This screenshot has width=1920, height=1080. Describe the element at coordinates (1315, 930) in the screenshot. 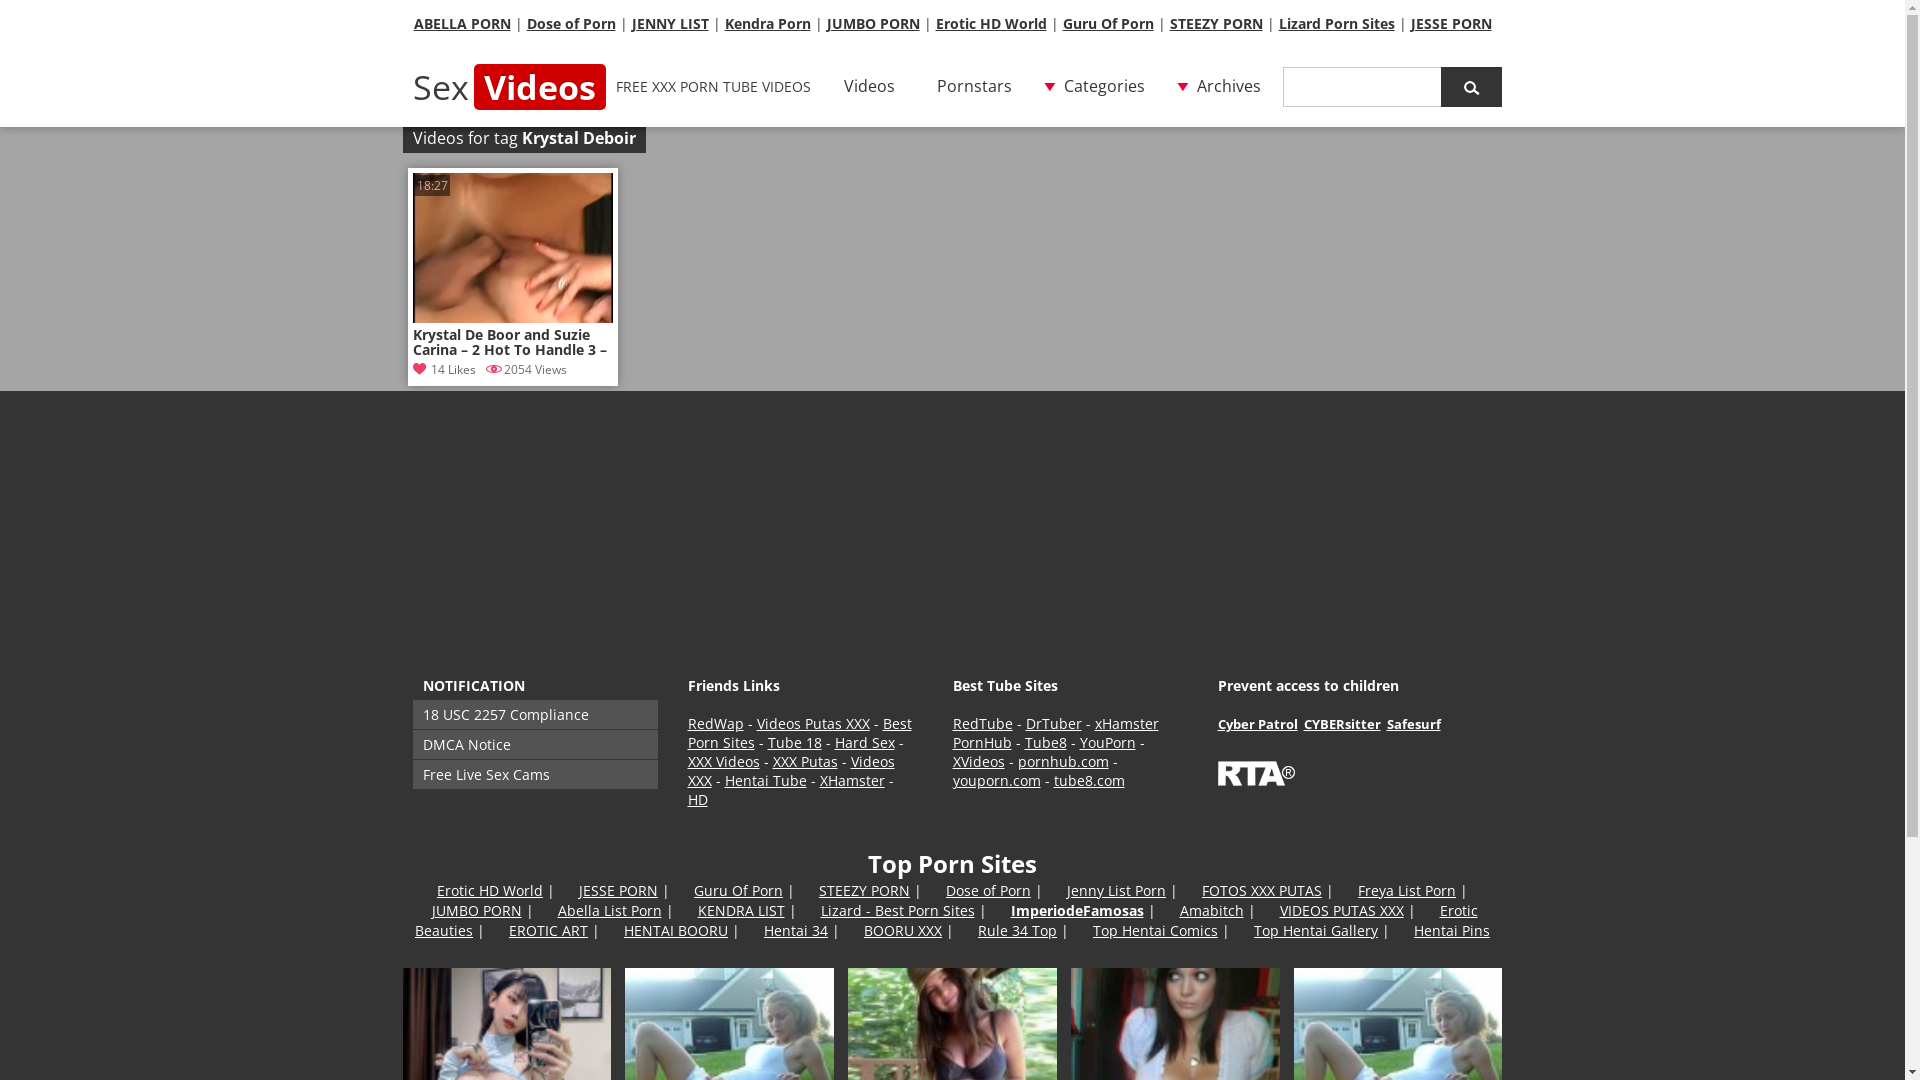

I see `'Top Hentai Gallery'` at that location.